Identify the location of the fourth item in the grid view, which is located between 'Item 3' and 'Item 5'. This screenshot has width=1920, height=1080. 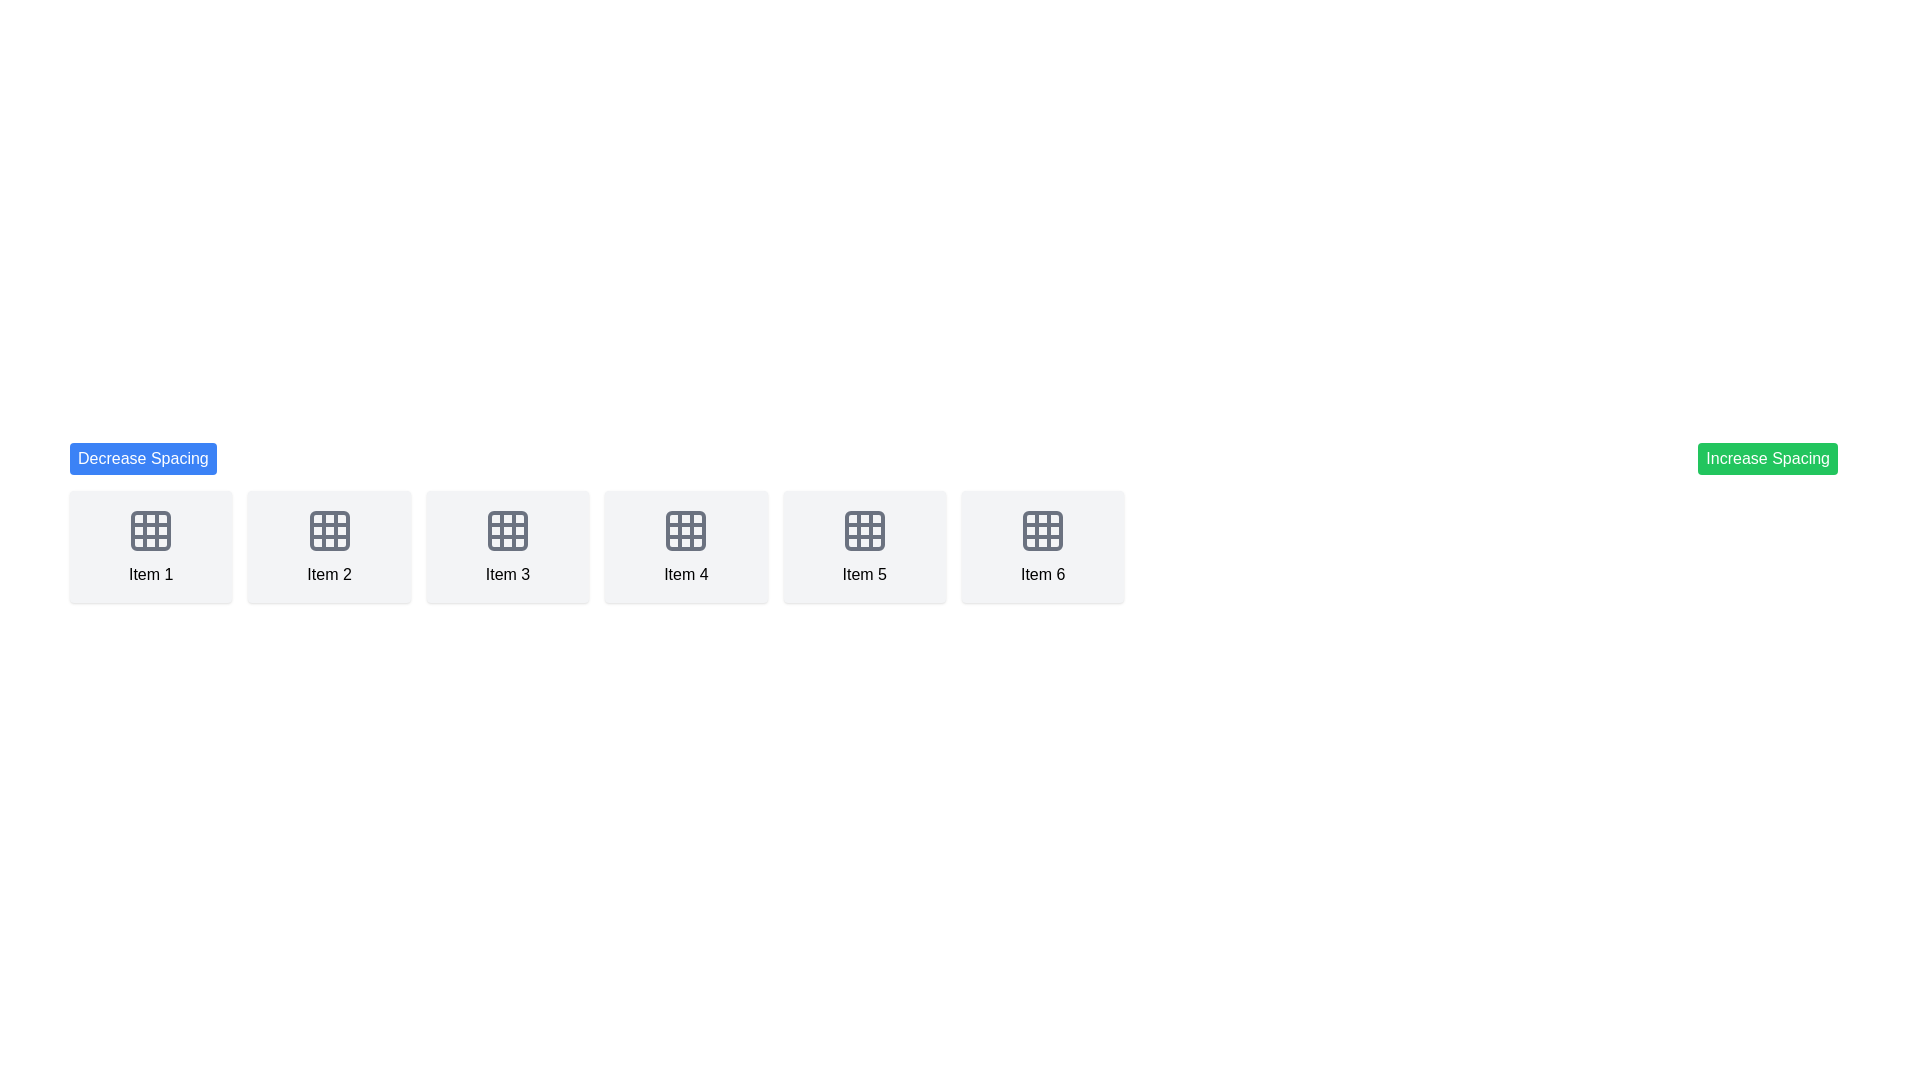
(686, 547).